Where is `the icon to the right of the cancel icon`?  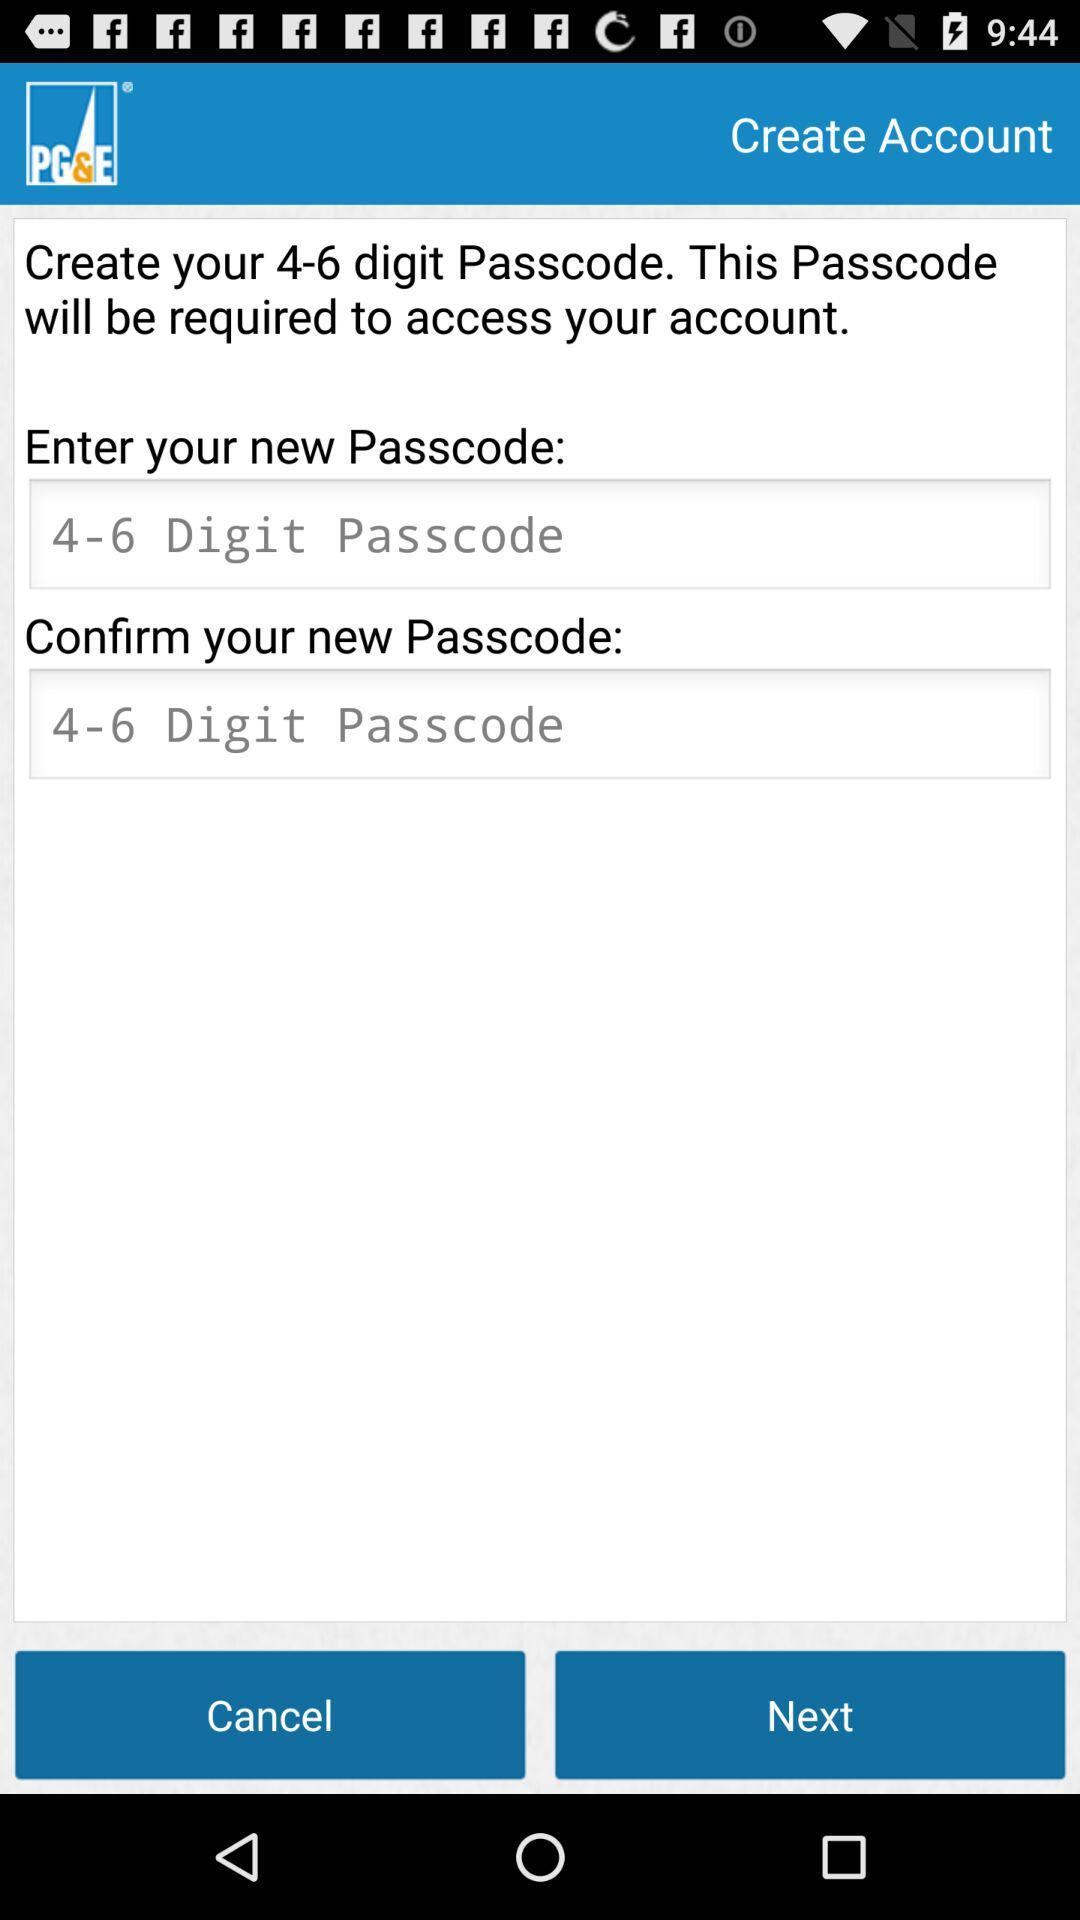 the icon to the right of the cancel icon is located at coordinates (810, 1713).